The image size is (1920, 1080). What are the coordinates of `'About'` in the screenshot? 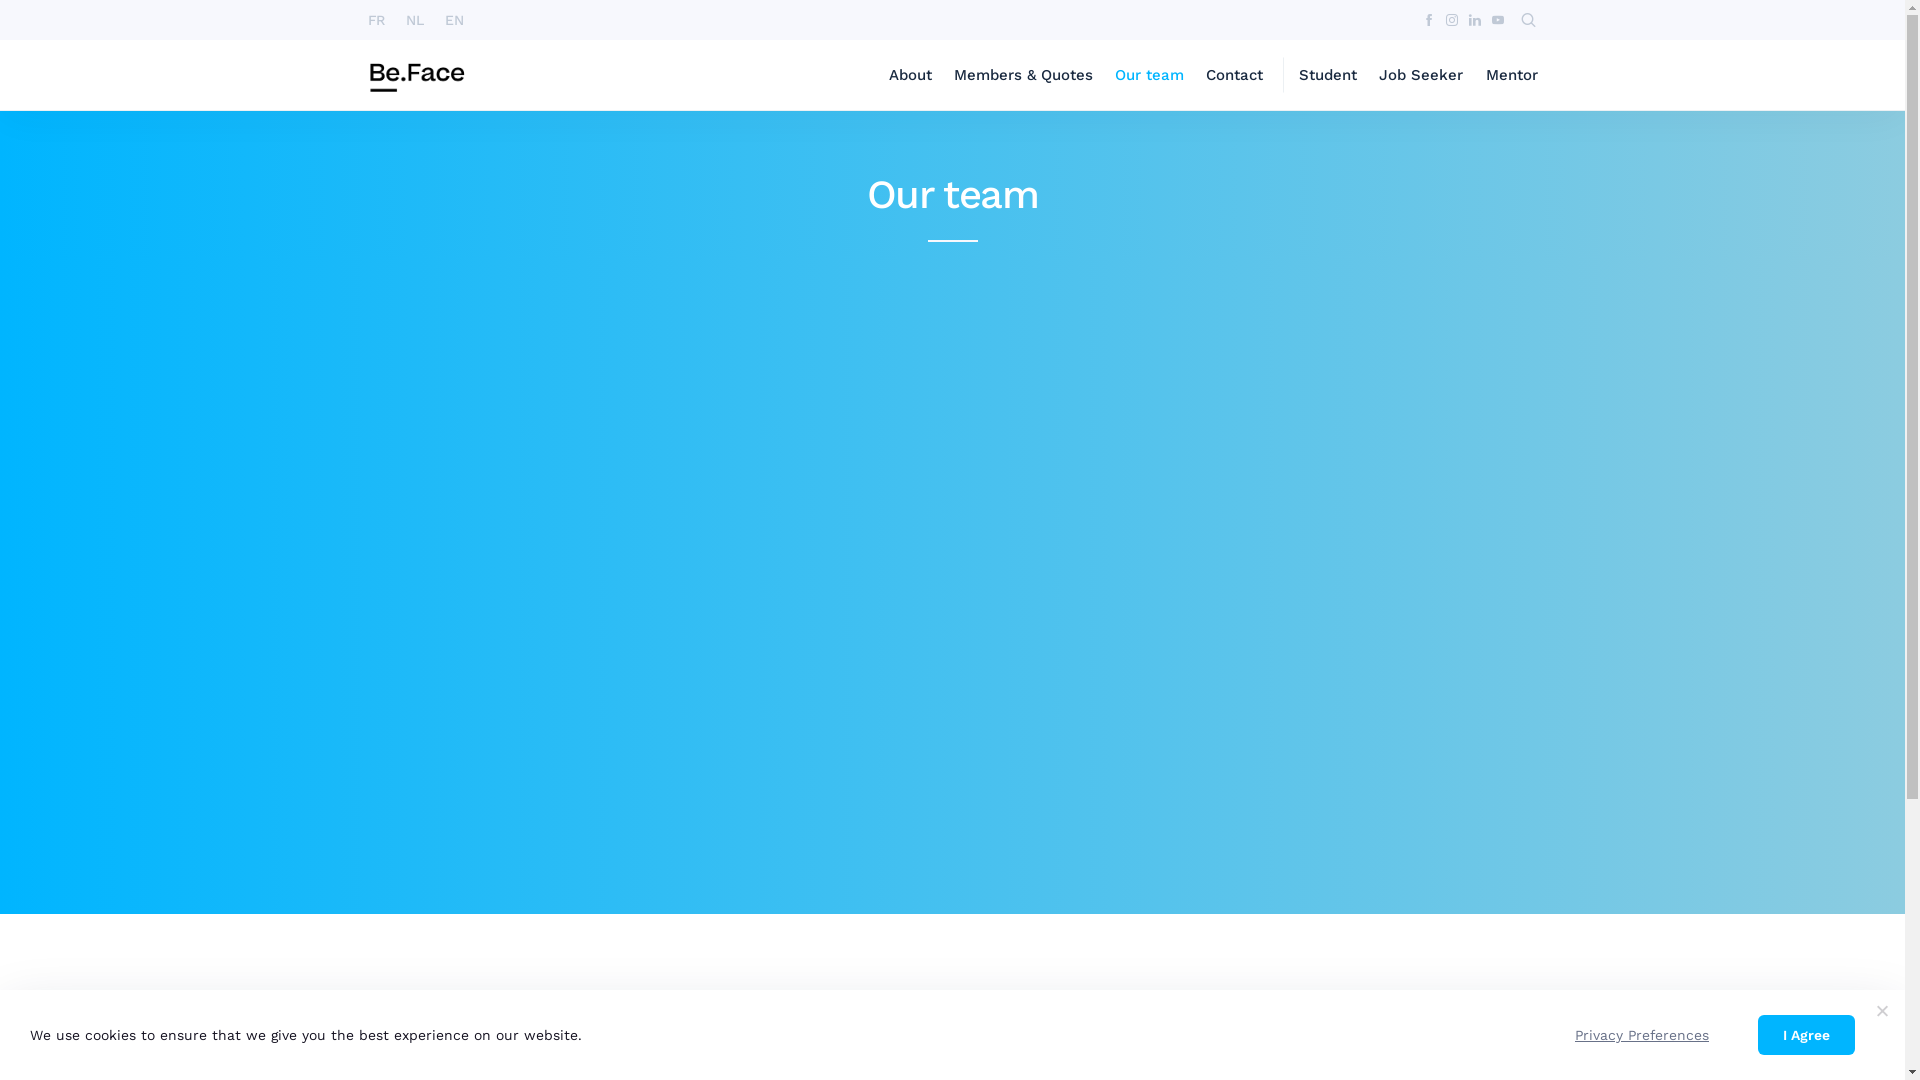 It's located at (887, 73).